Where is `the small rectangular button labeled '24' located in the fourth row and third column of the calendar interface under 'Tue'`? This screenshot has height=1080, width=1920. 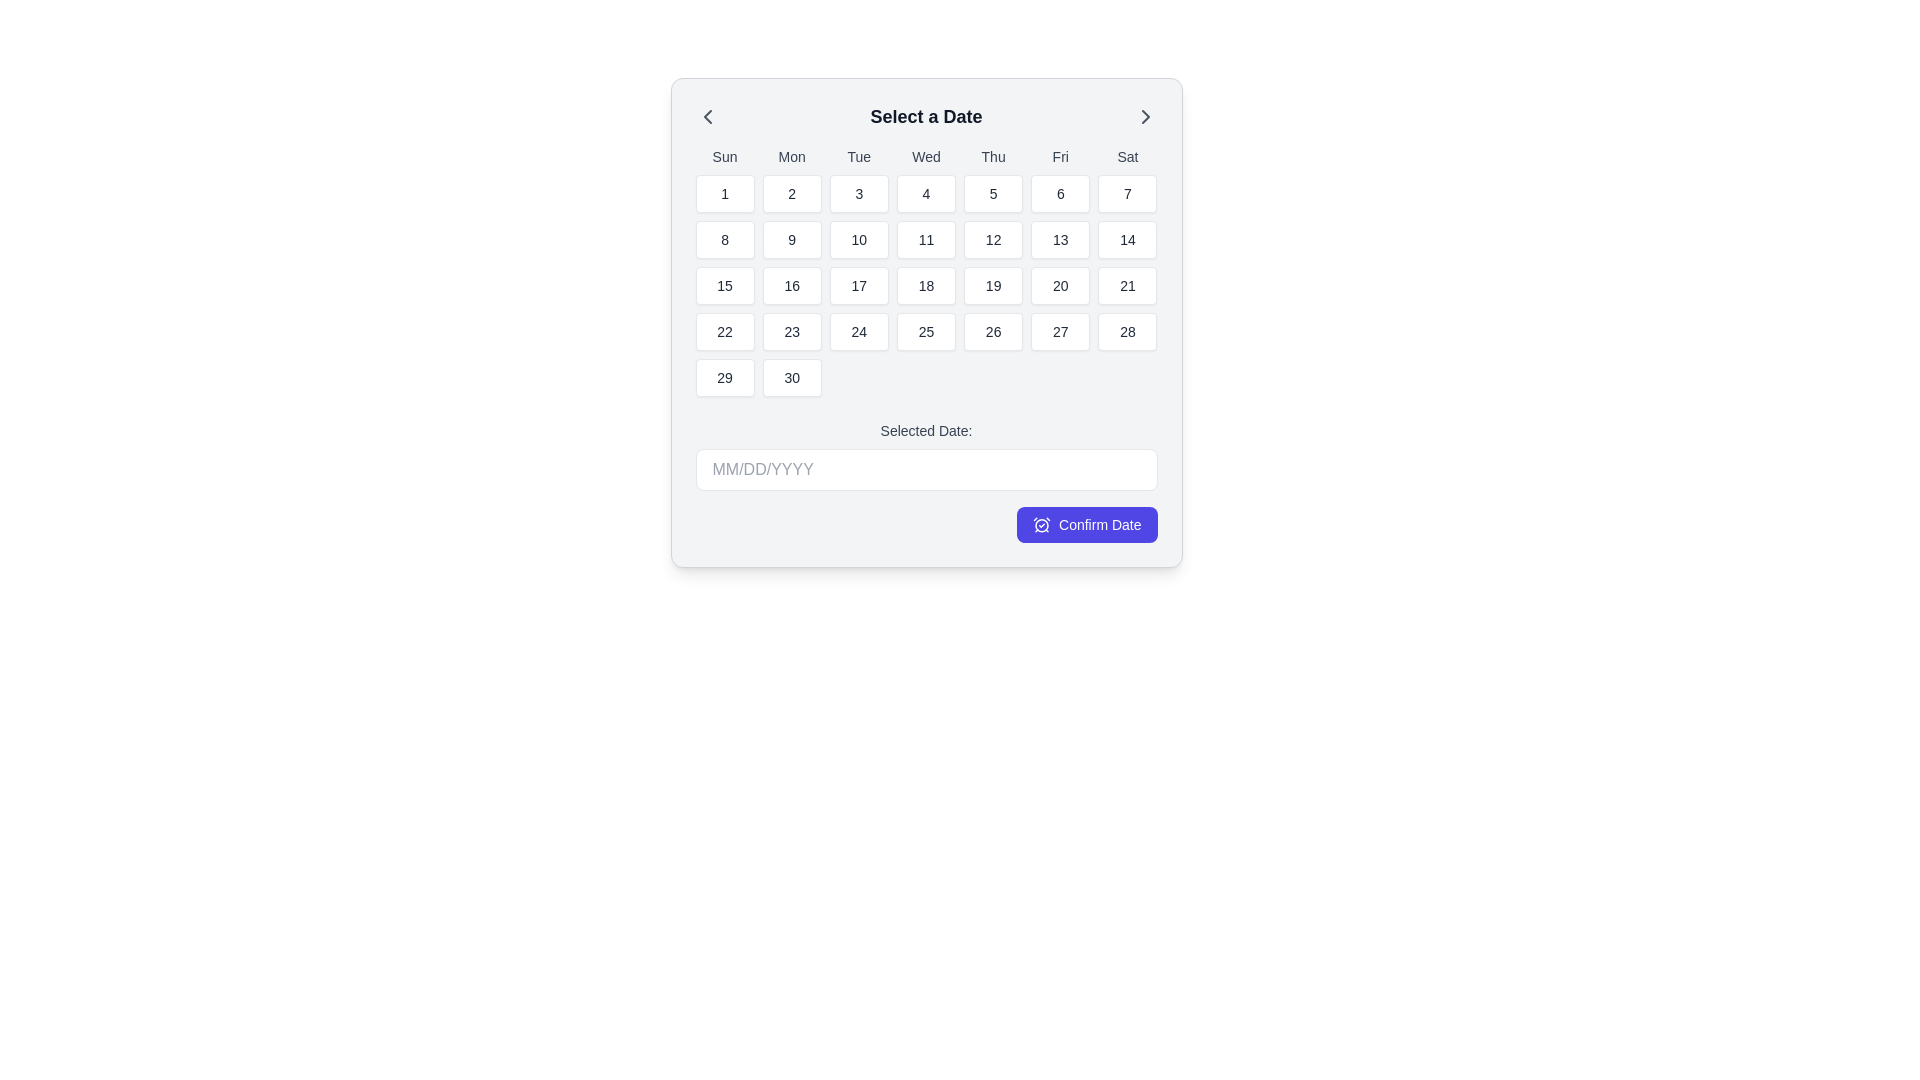 the small rectangular button labeled '24' located in the fourth row and third column of the calendar interface under 'Tue' is located at coordinates (859, 330).